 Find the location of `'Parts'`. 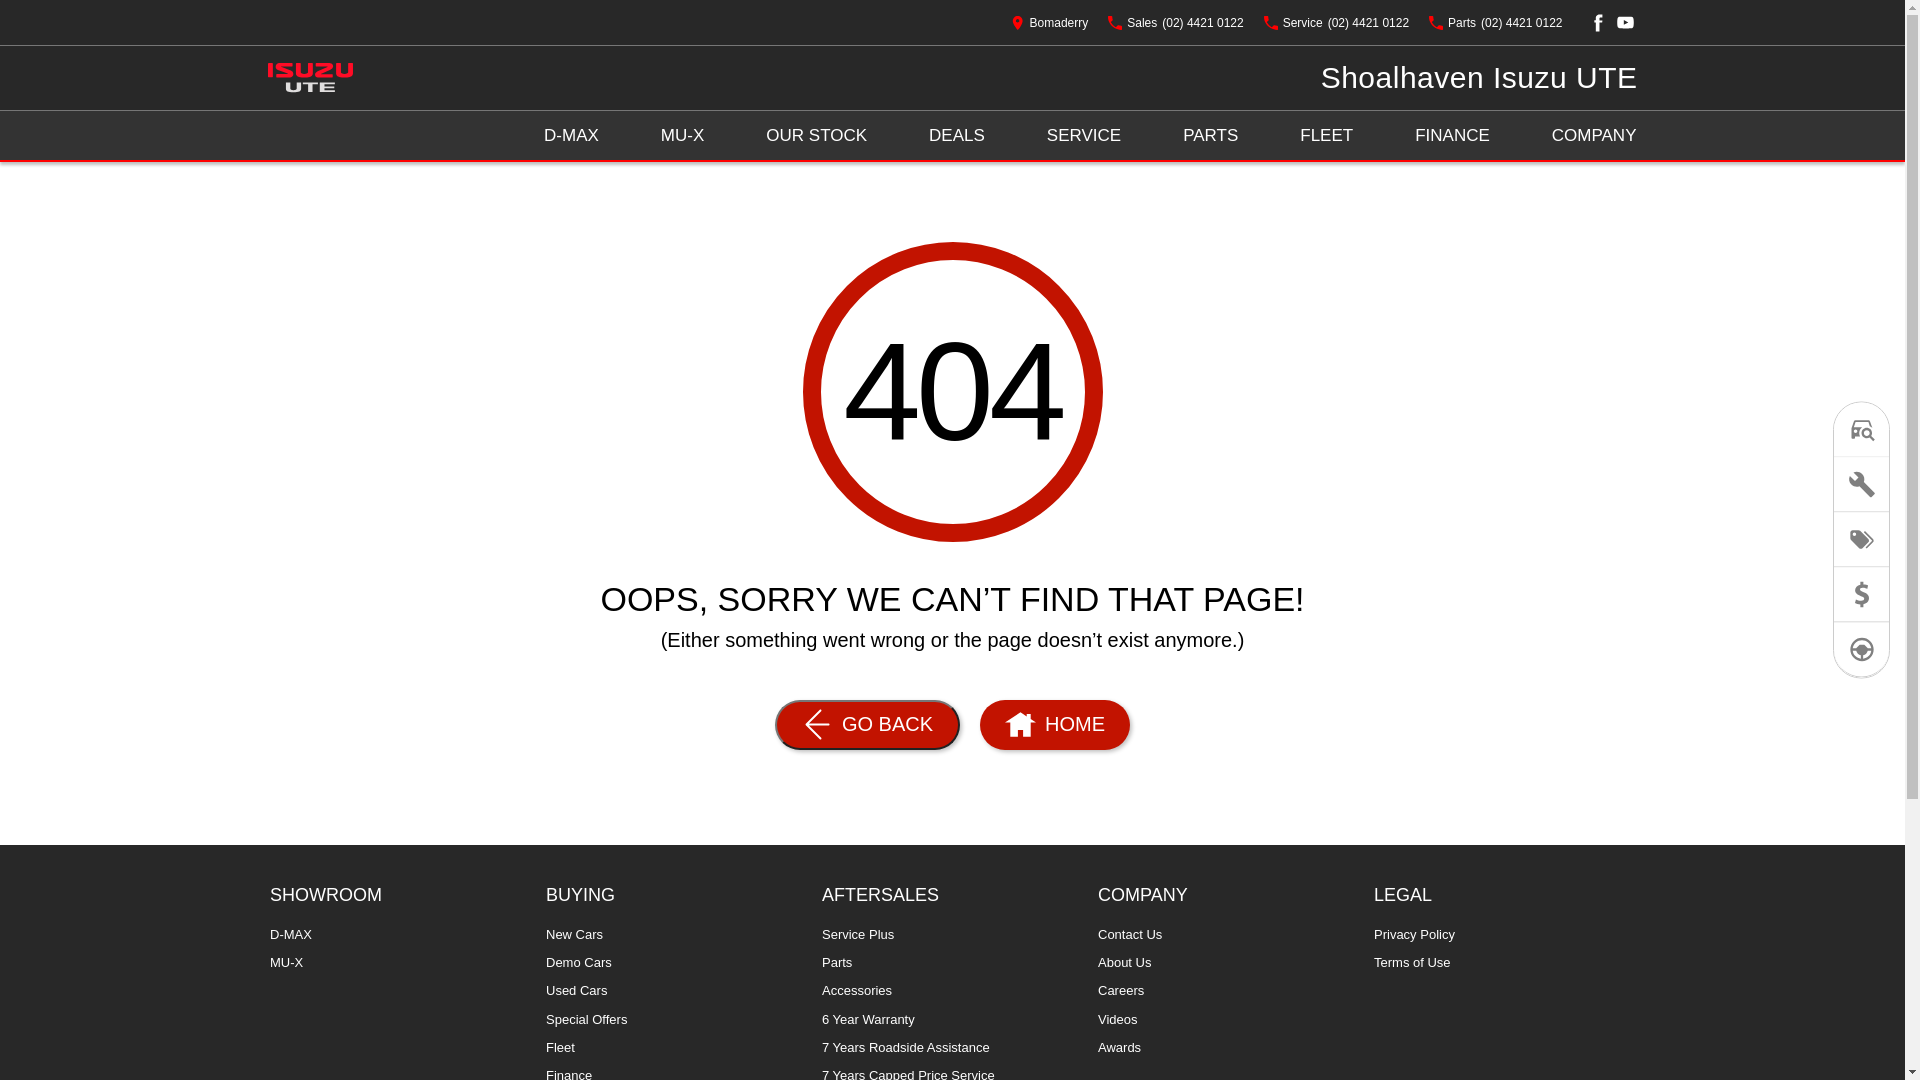

'Parts' is located at coordinates (836, 967).